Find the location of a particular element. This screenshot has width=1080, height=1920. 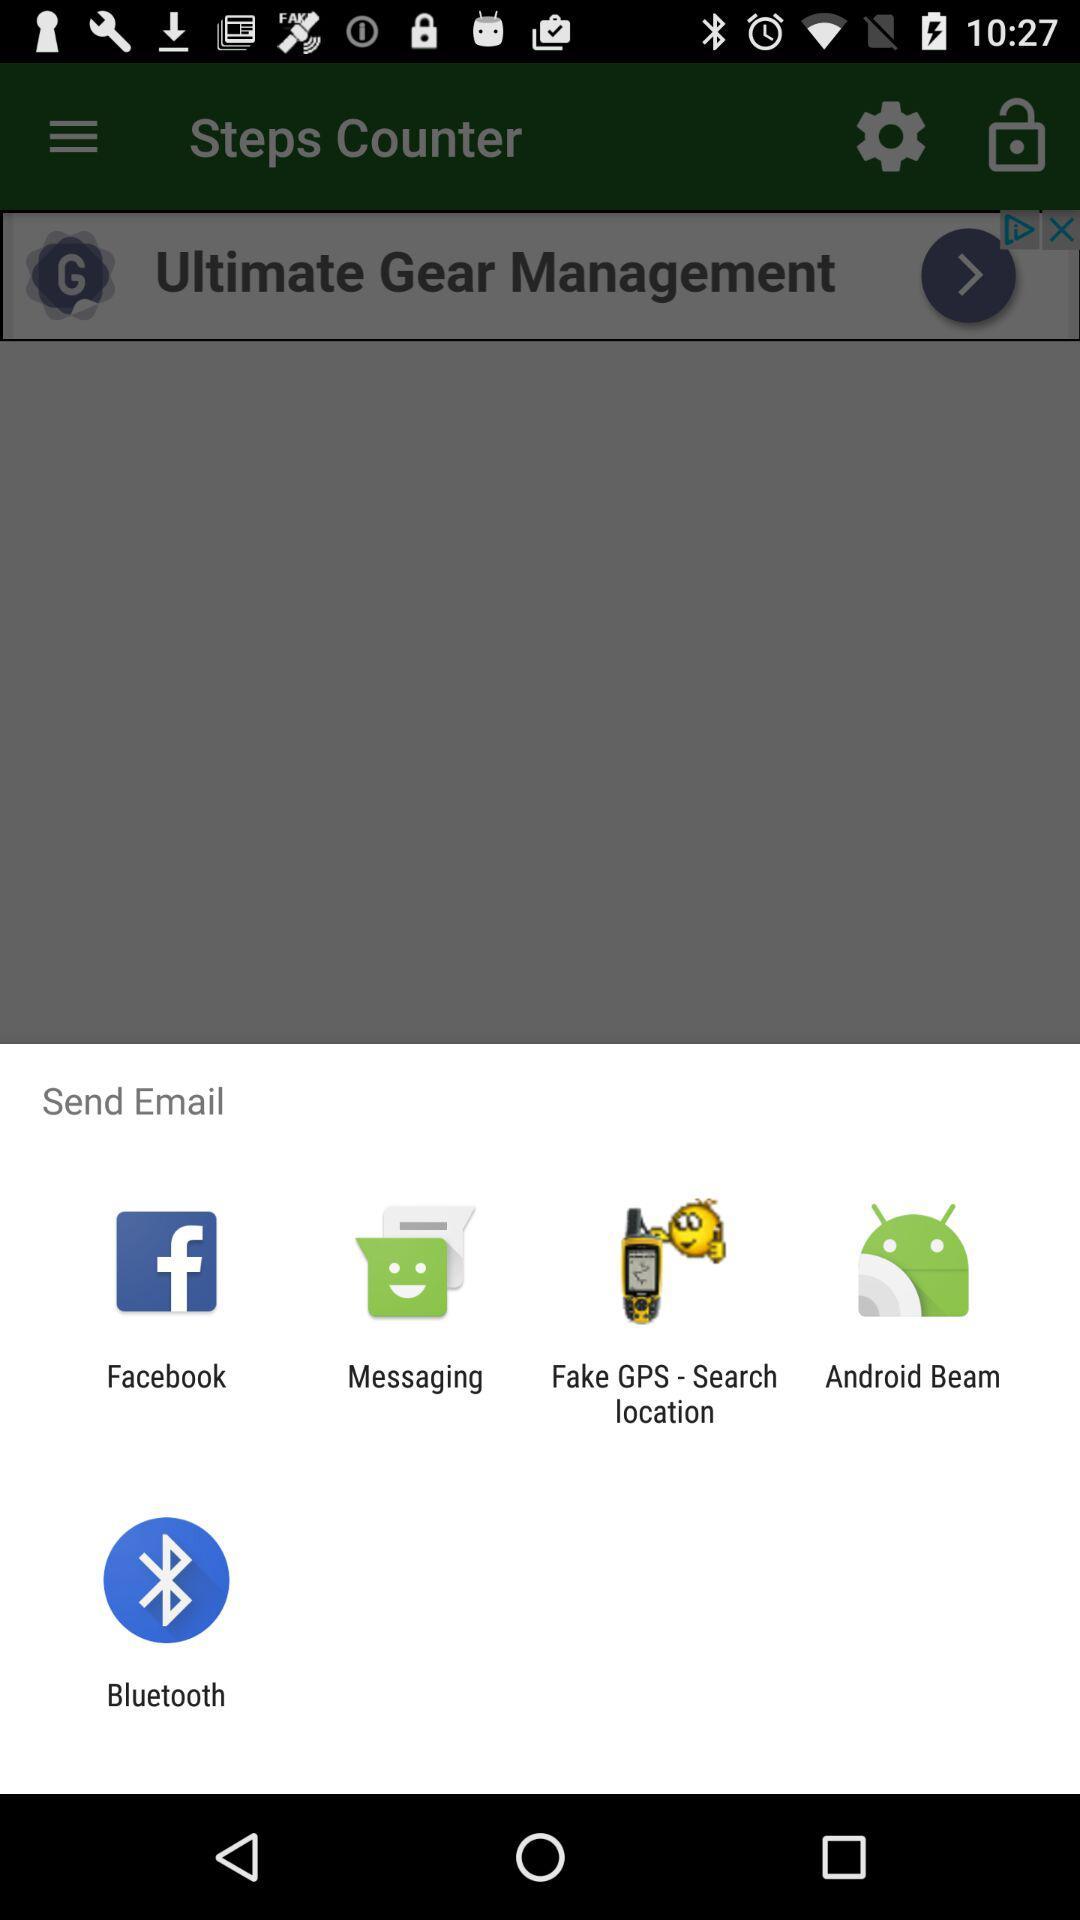

item next to the fake gps search icon is located at coordinates (414, 1392).